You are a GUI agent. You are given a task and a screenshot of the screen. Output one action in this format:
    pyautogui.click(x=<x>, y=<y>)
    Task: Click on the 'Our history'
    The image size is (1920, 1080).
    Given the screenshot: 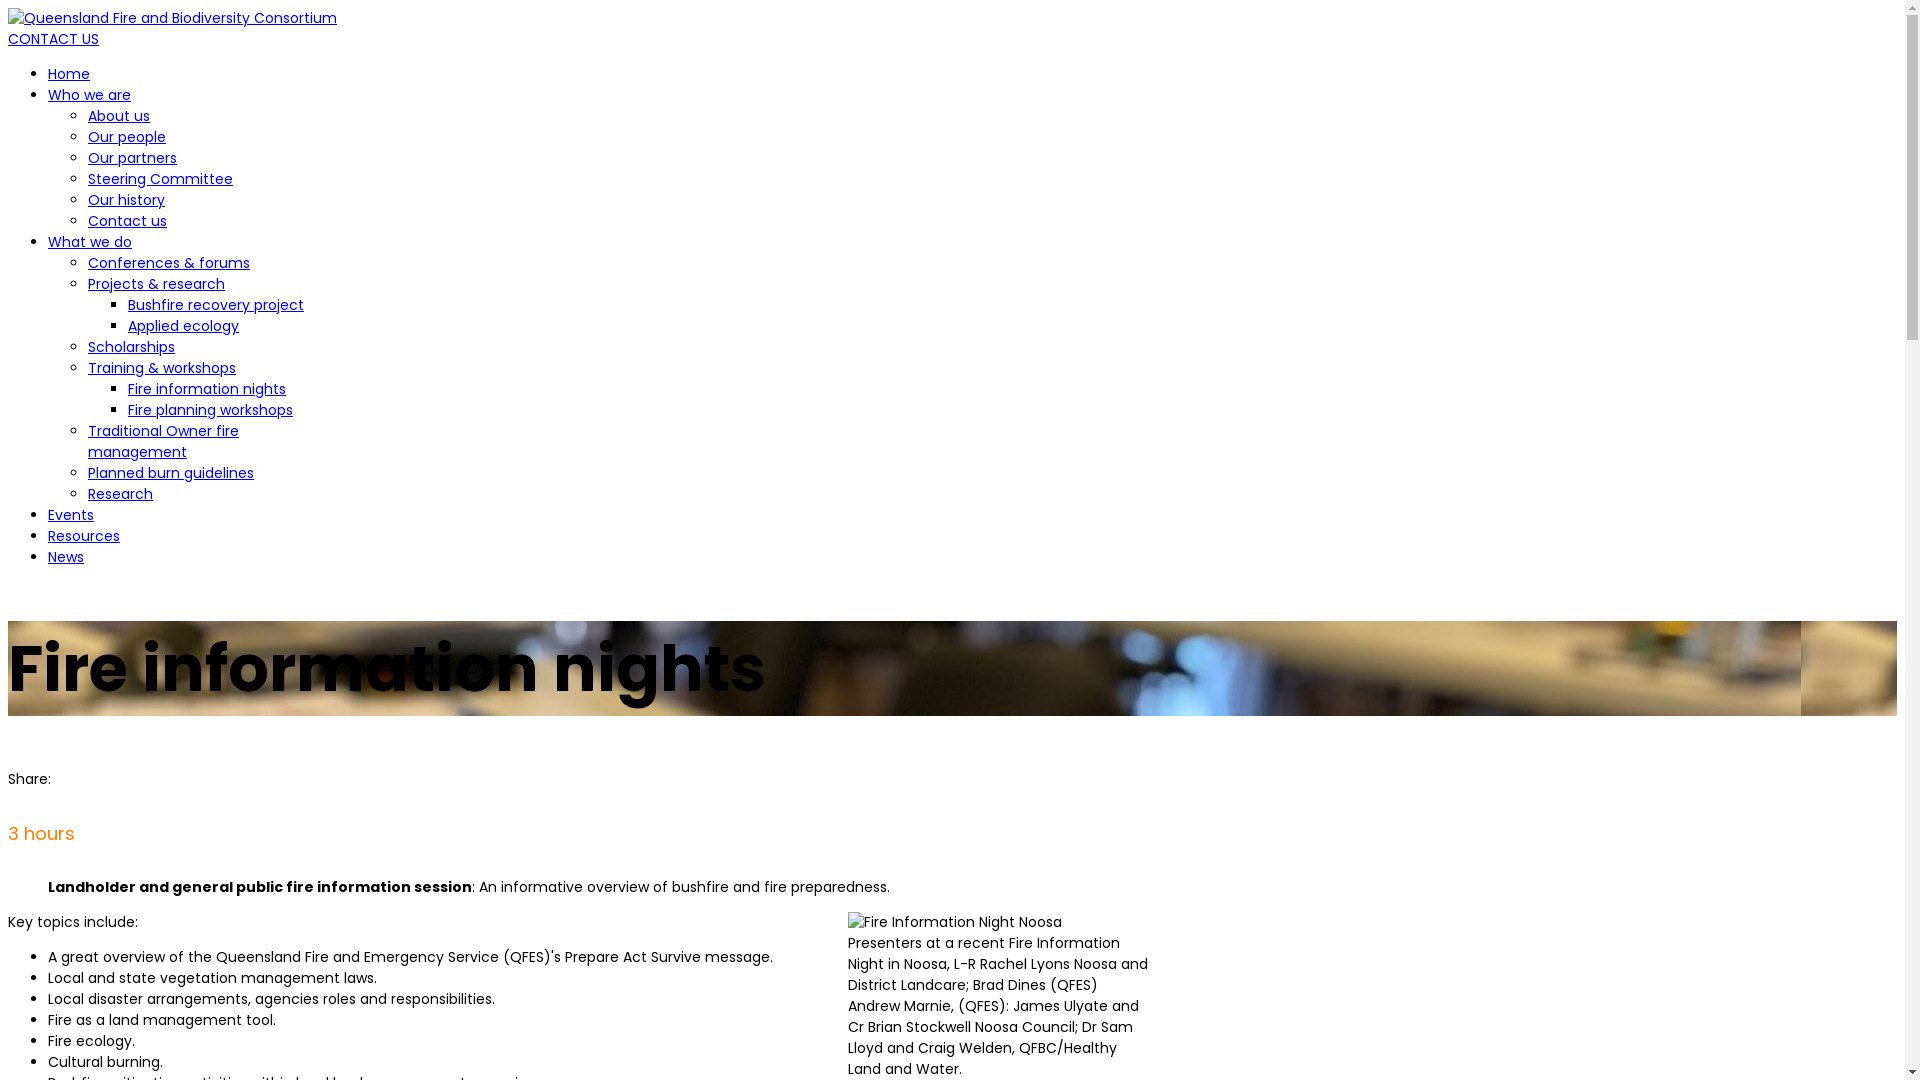 What is the action you would take?
    pyautogui.click(x=125, y=200)
    